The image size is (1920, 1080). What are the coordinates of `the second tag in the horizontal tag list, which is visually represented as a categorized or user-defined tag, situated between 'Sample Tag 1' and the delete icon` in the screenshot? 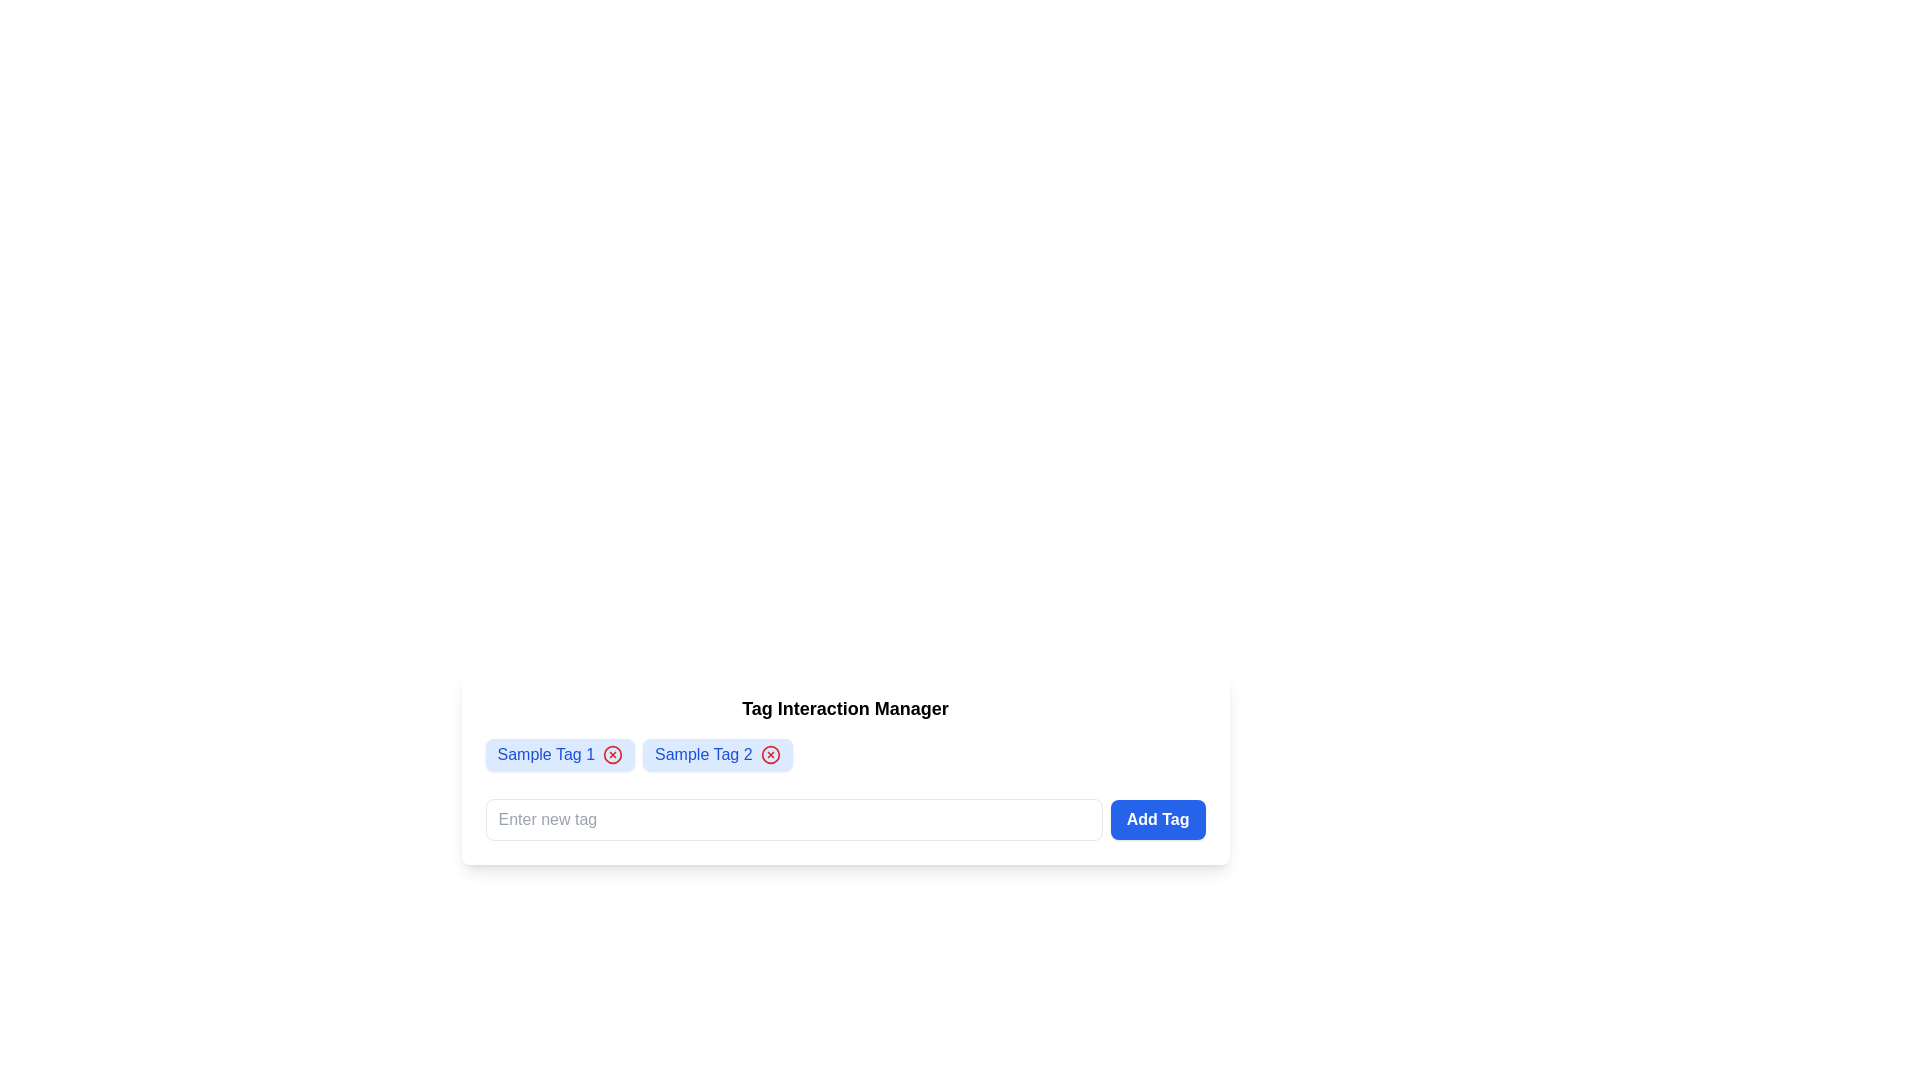 It's located at (703, 755).